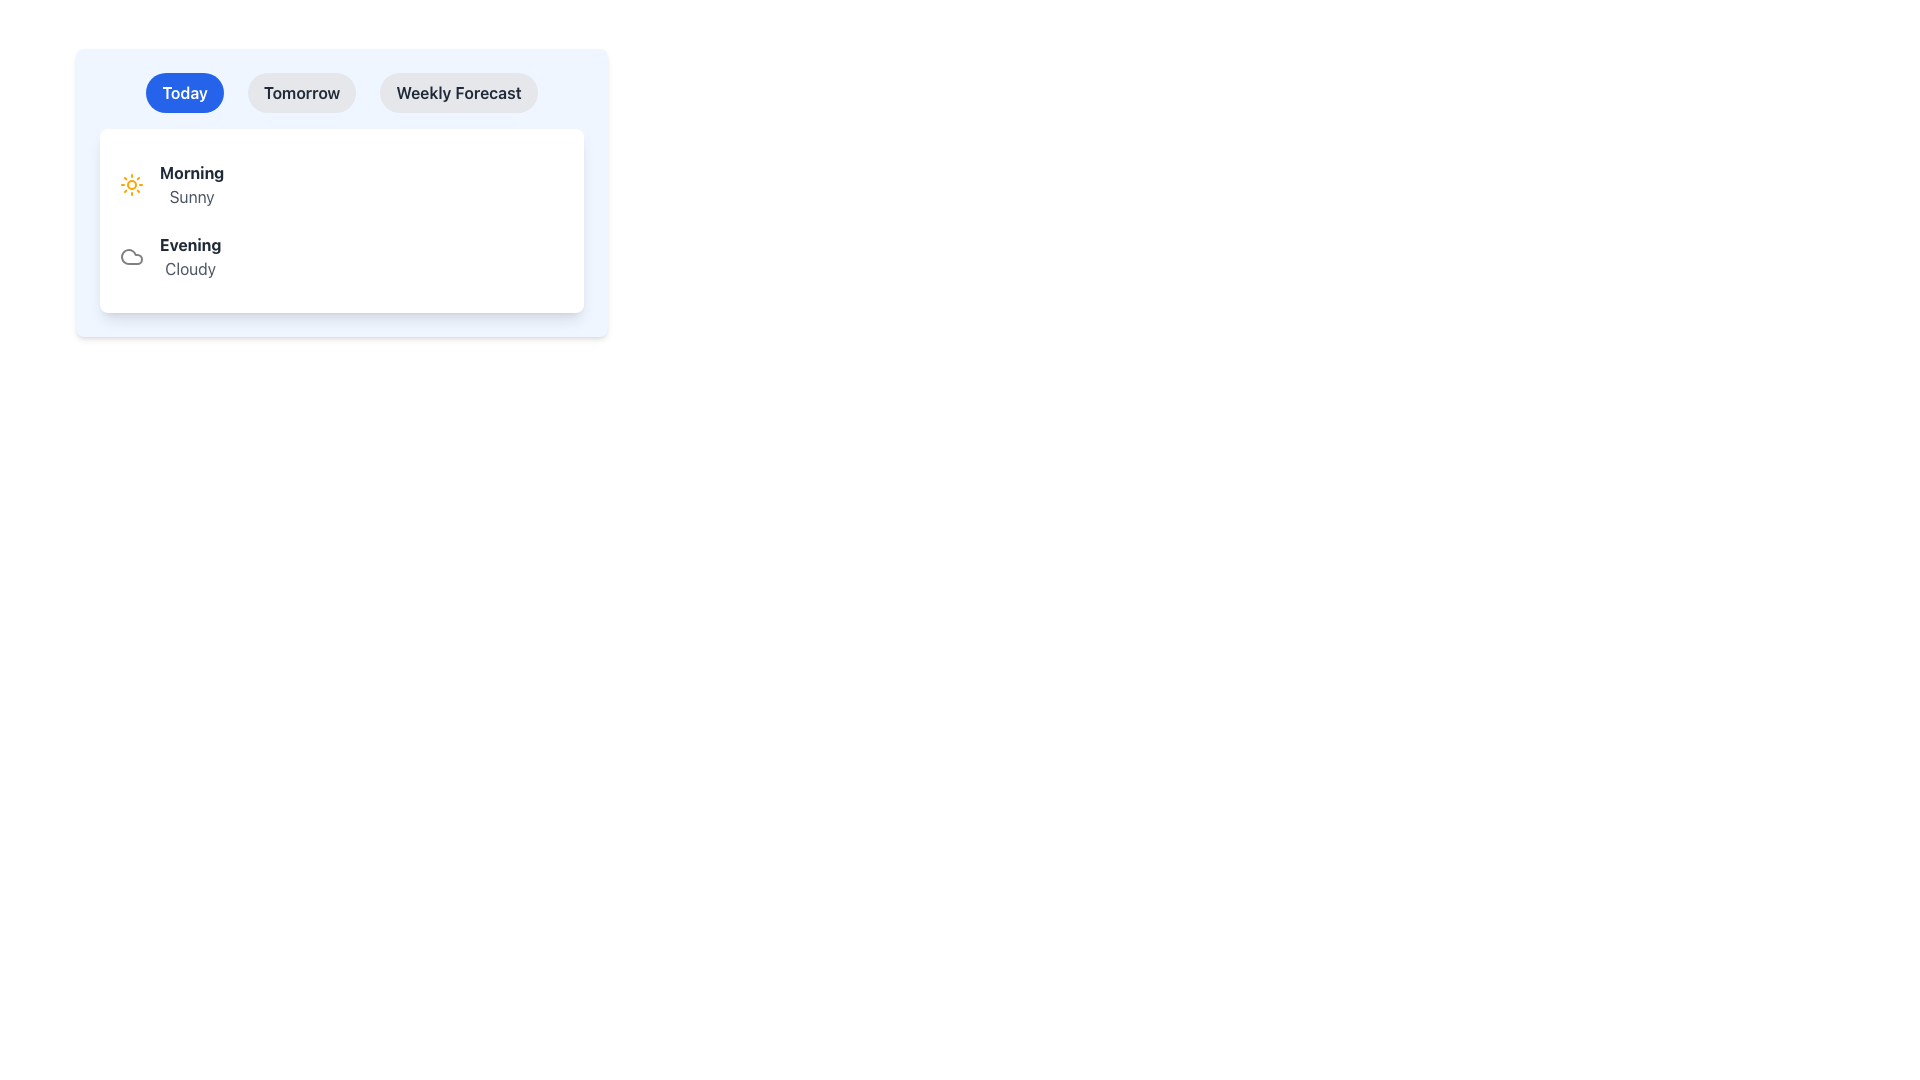 The height and width of the screenshot is (1080, 1920). What do you see at coordinates (341, 185) in the screenshot?
I see `the Weather Information Display Block, which is the first item in the vertically arranged list of weather report blocks within the 'Today' tab of the weather forecast interface` at bounding box center [341, 185].